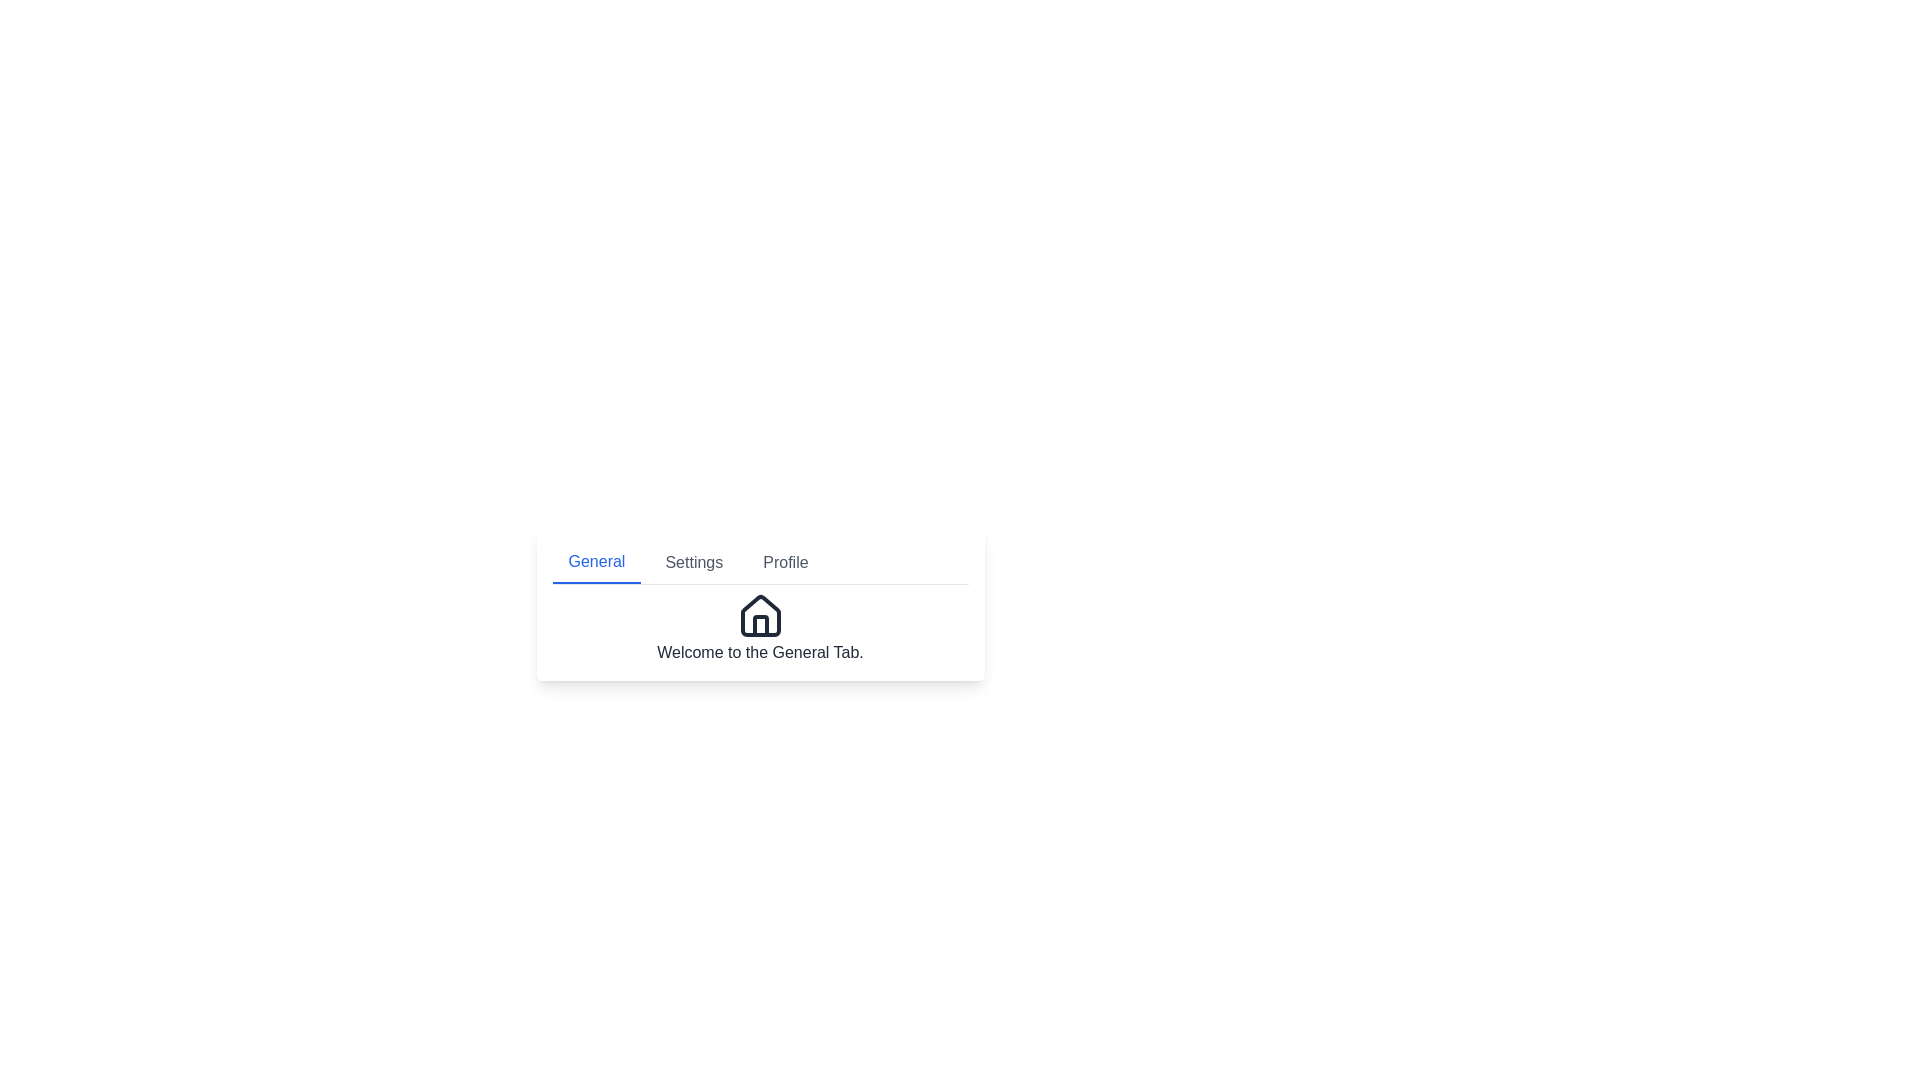 This screenshot has width=1920, height=1080. Describe the element at coordinates (694, 563) in the screenshot. I see `the 'Settings' tab` at that location.